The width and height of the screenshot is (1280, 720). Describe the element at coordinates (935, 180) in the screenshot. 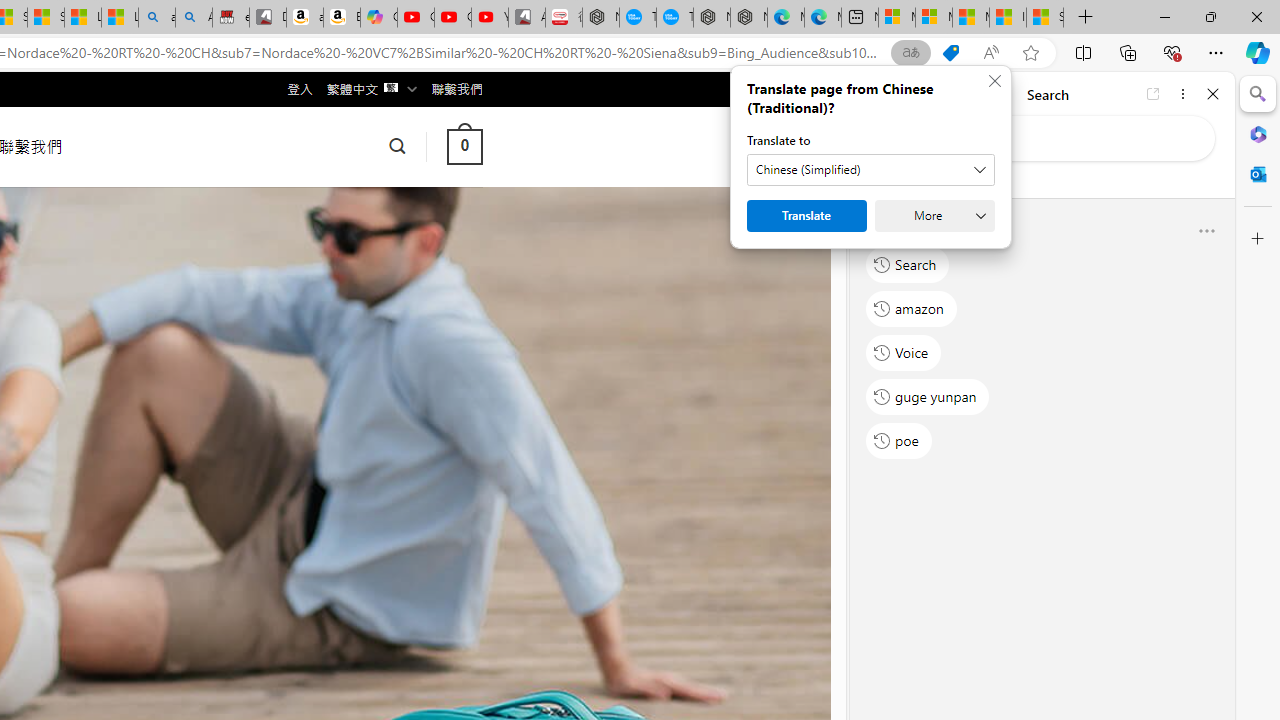

I see `'This site scope'` at that location.